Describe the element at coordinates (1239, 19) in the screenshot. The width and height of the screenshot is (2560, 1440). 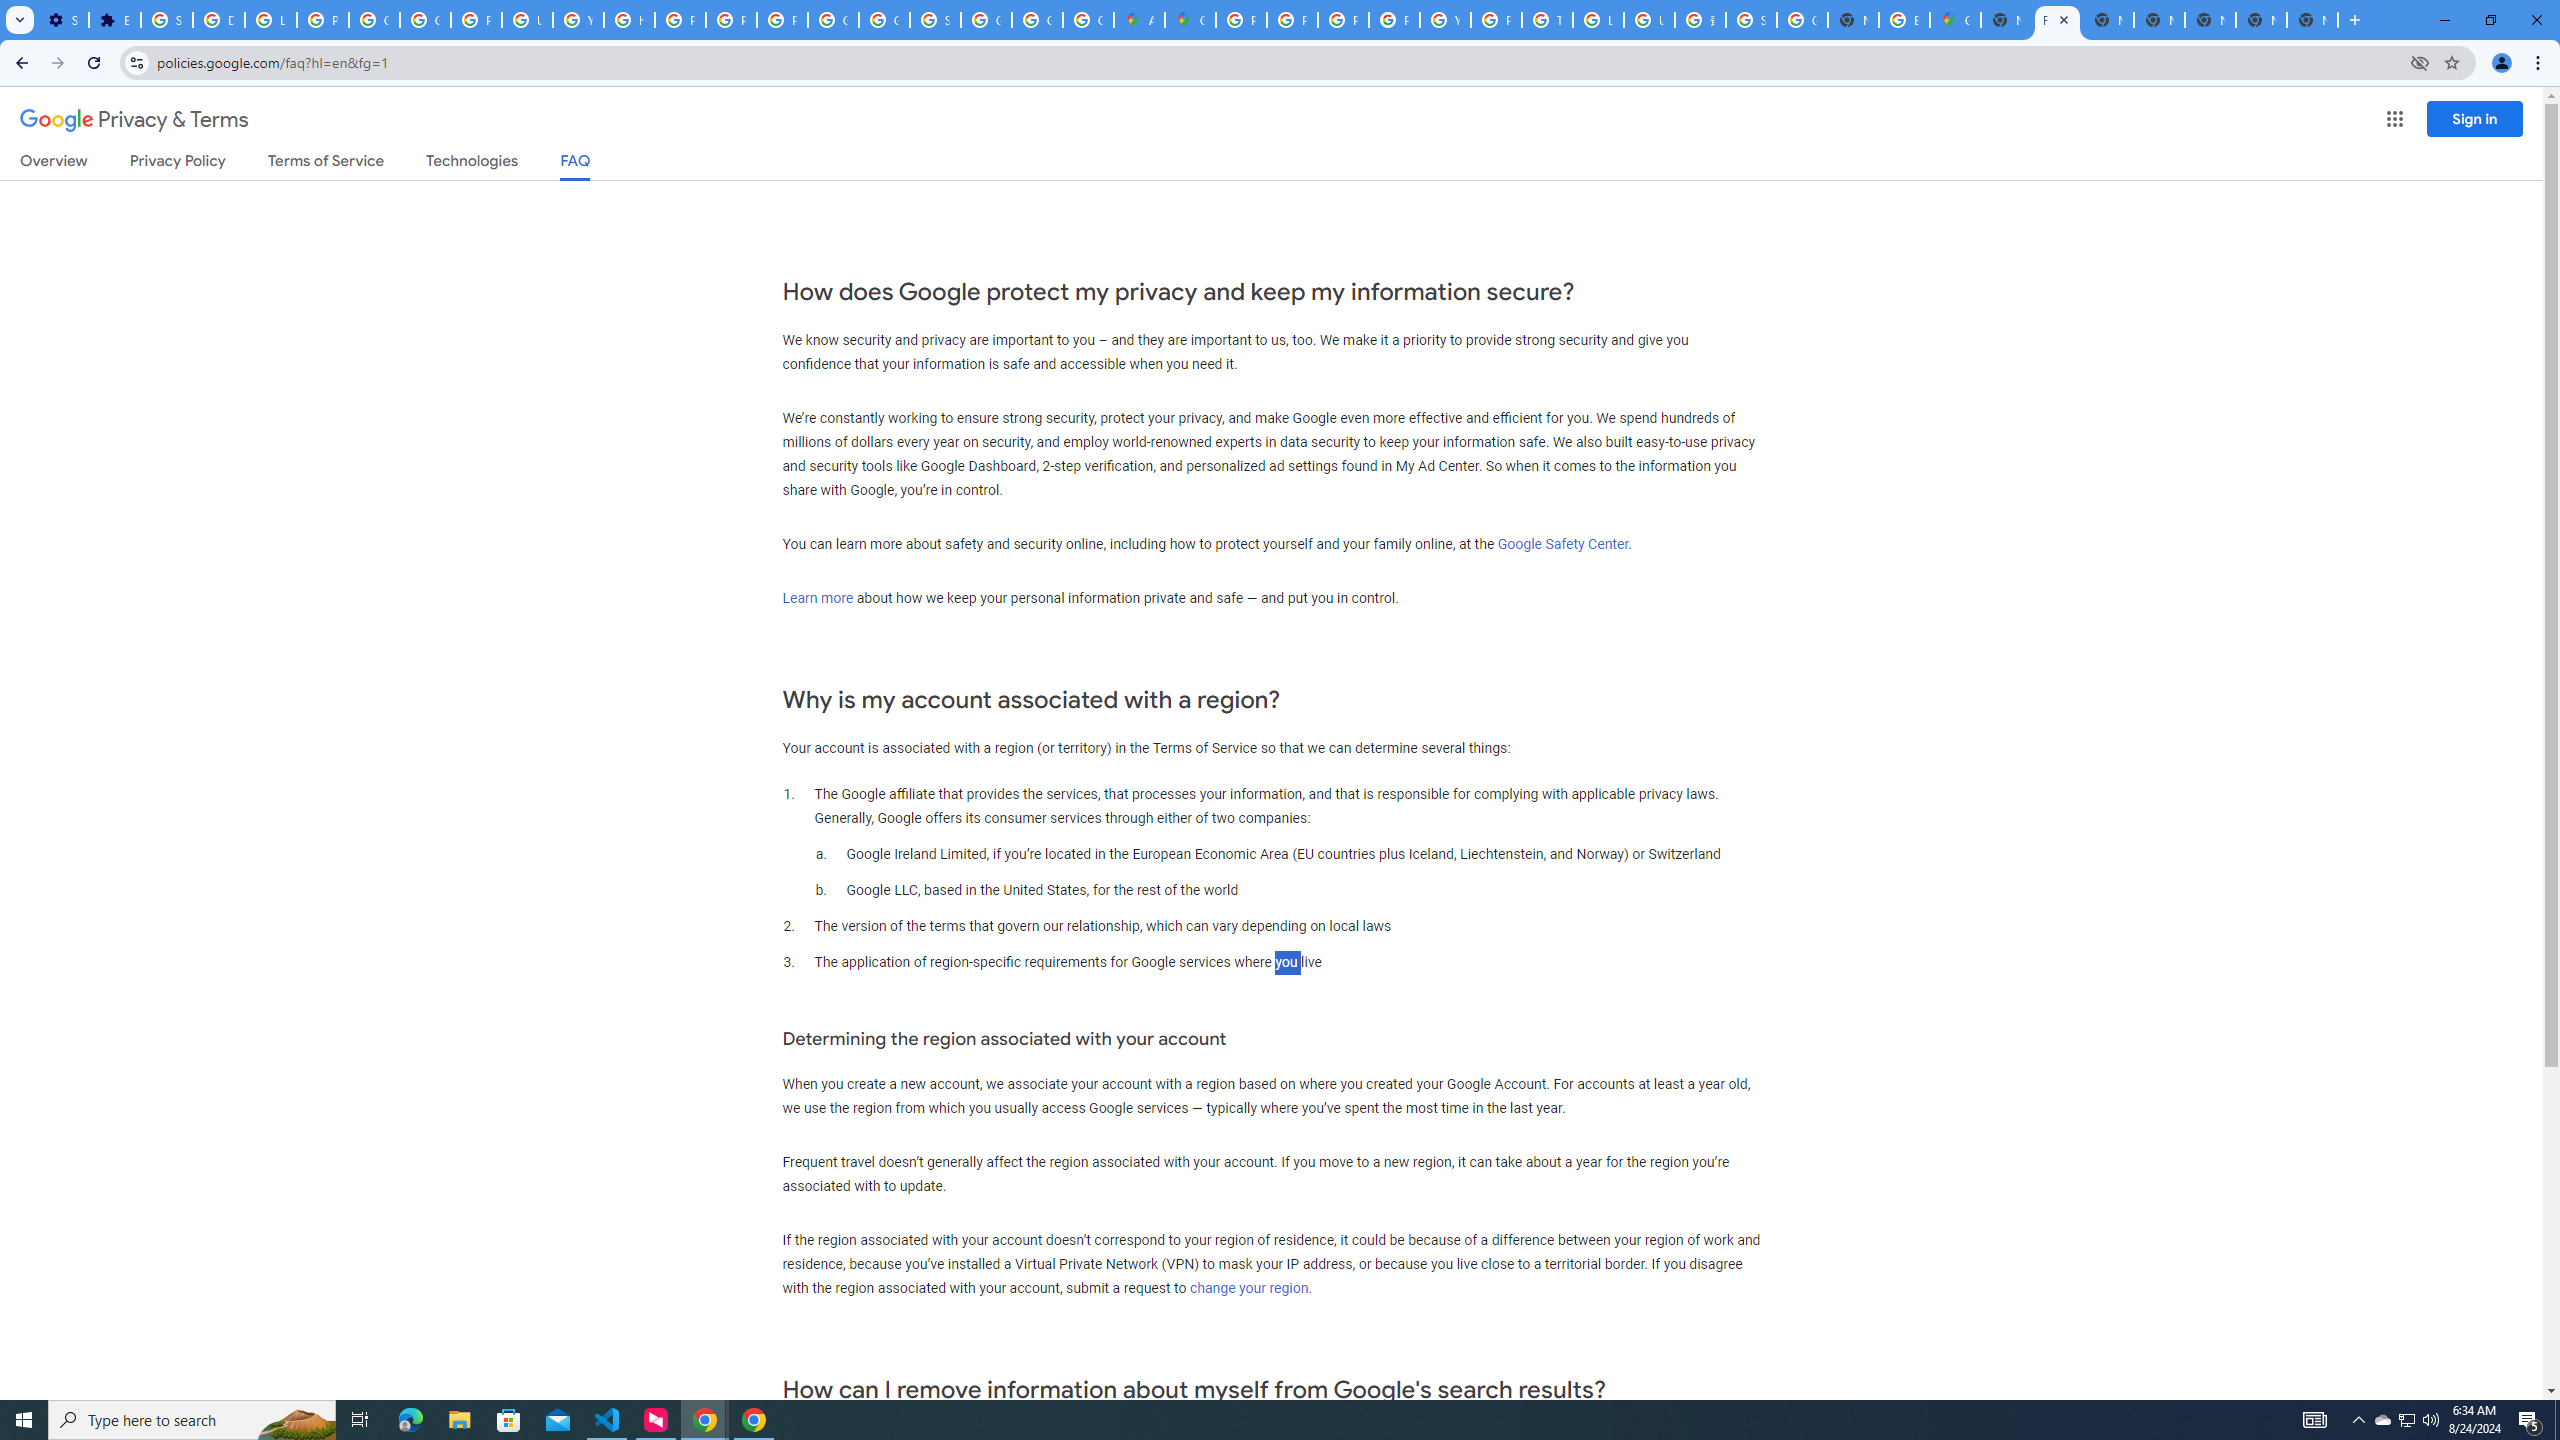
I see `'Policy Accountability and Transparency - Transparency Center'` at that location.